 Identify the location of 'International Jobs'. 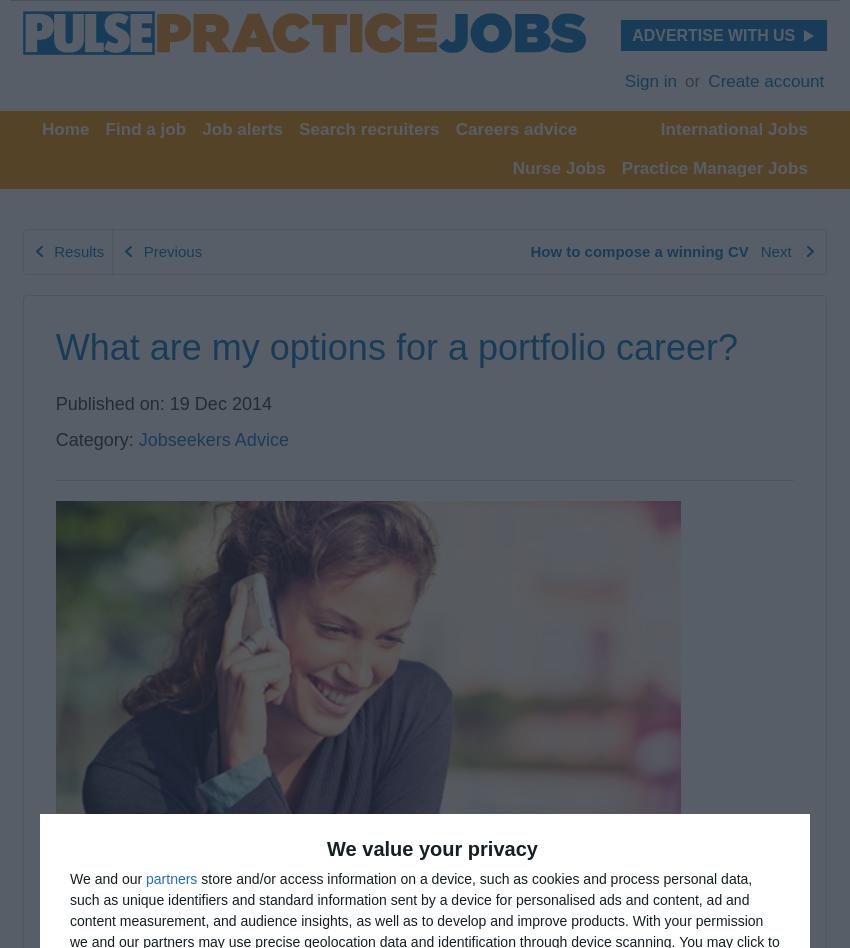
(733, 128).